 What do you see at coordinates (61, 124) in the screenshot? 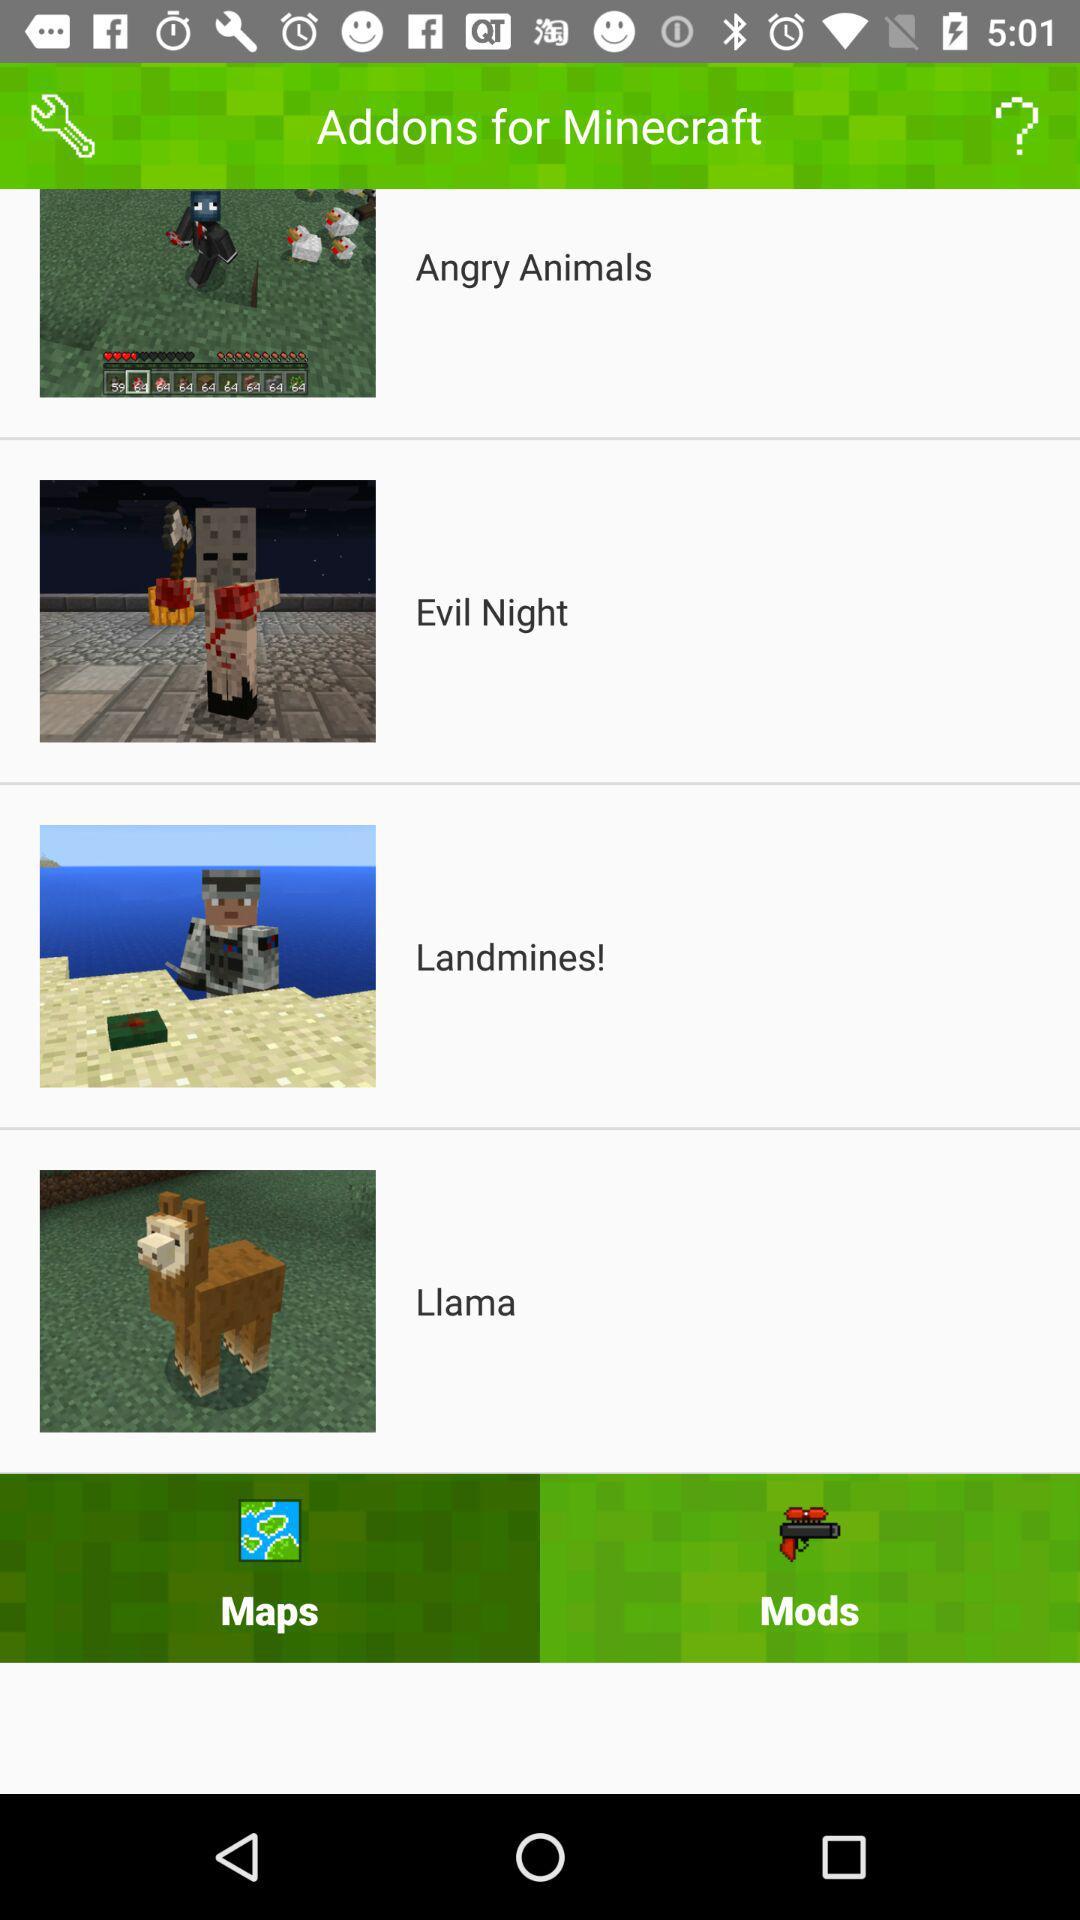
I see `the build icon` at bounding box center [61, 124].